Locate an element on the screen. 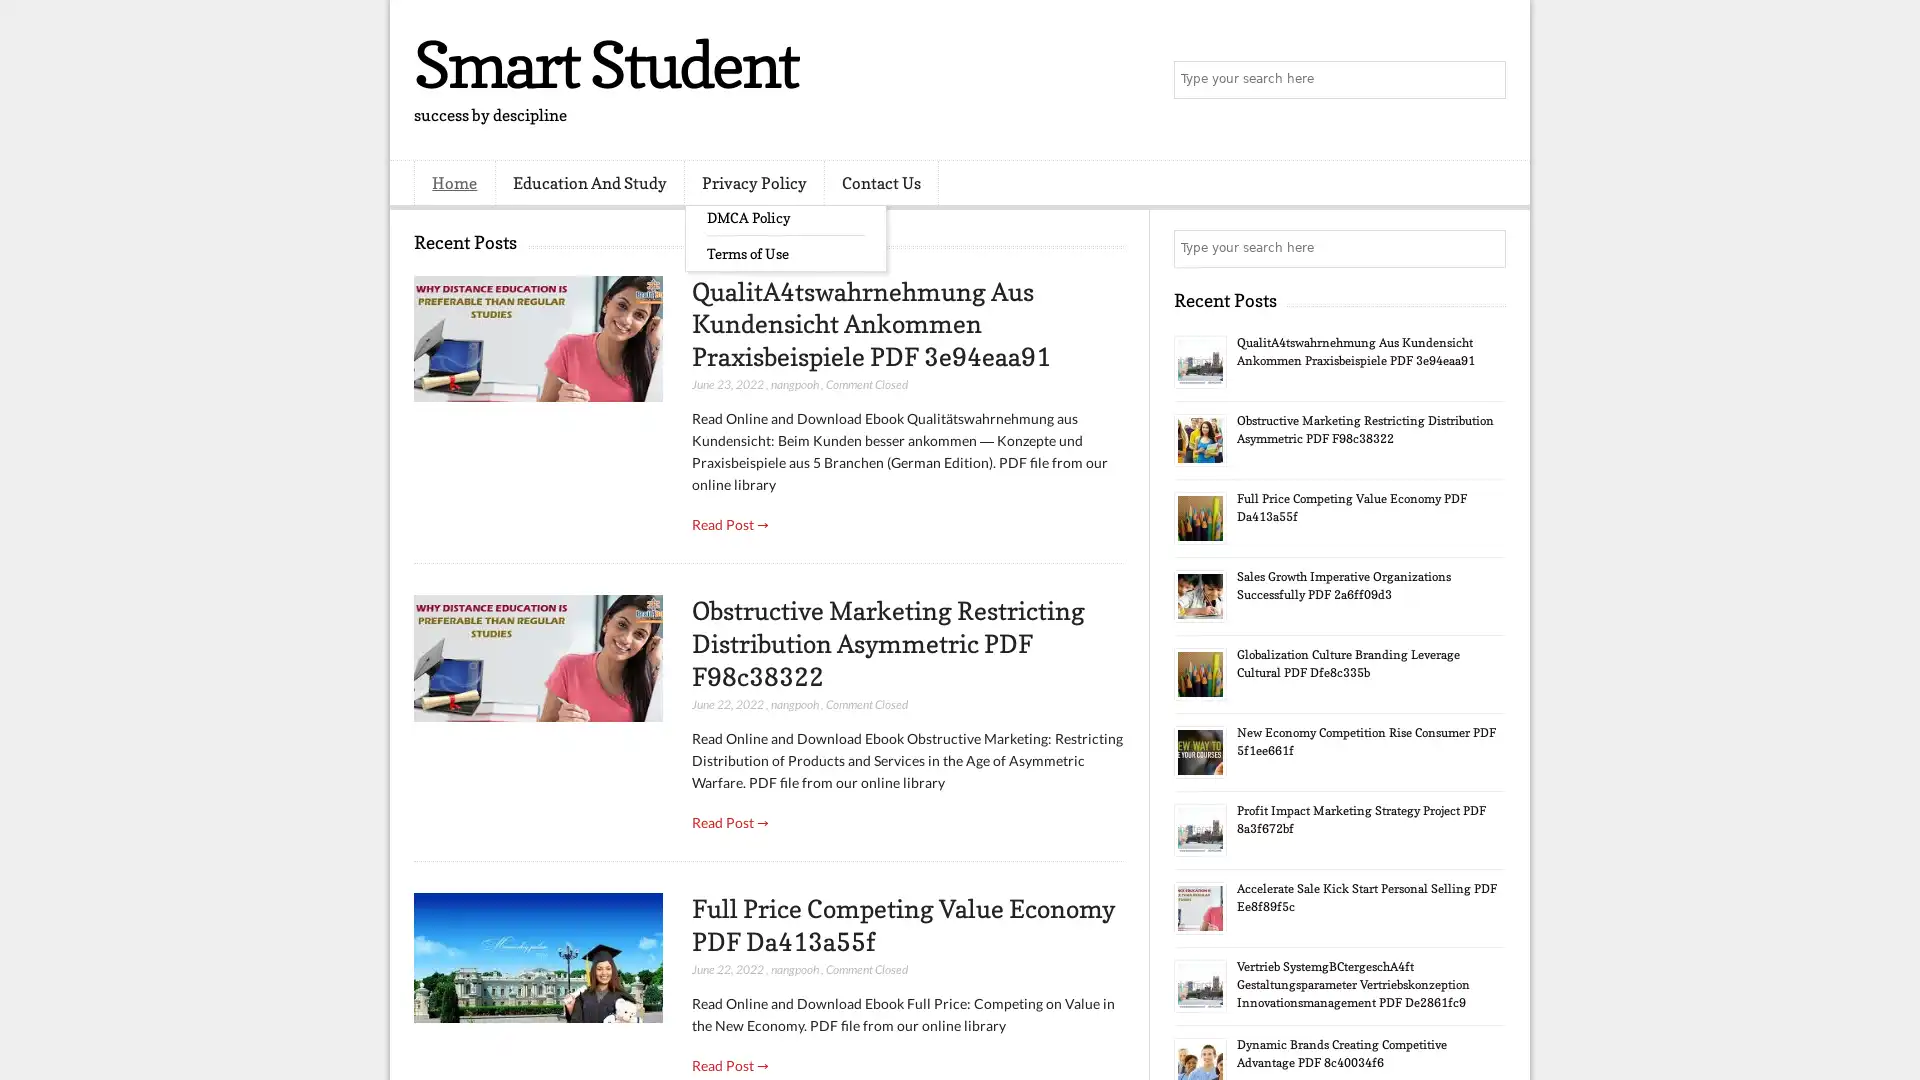 Image resolution: width=1920 pixels, height=1080 pixels. Search is located at coordinates (1485, 80).